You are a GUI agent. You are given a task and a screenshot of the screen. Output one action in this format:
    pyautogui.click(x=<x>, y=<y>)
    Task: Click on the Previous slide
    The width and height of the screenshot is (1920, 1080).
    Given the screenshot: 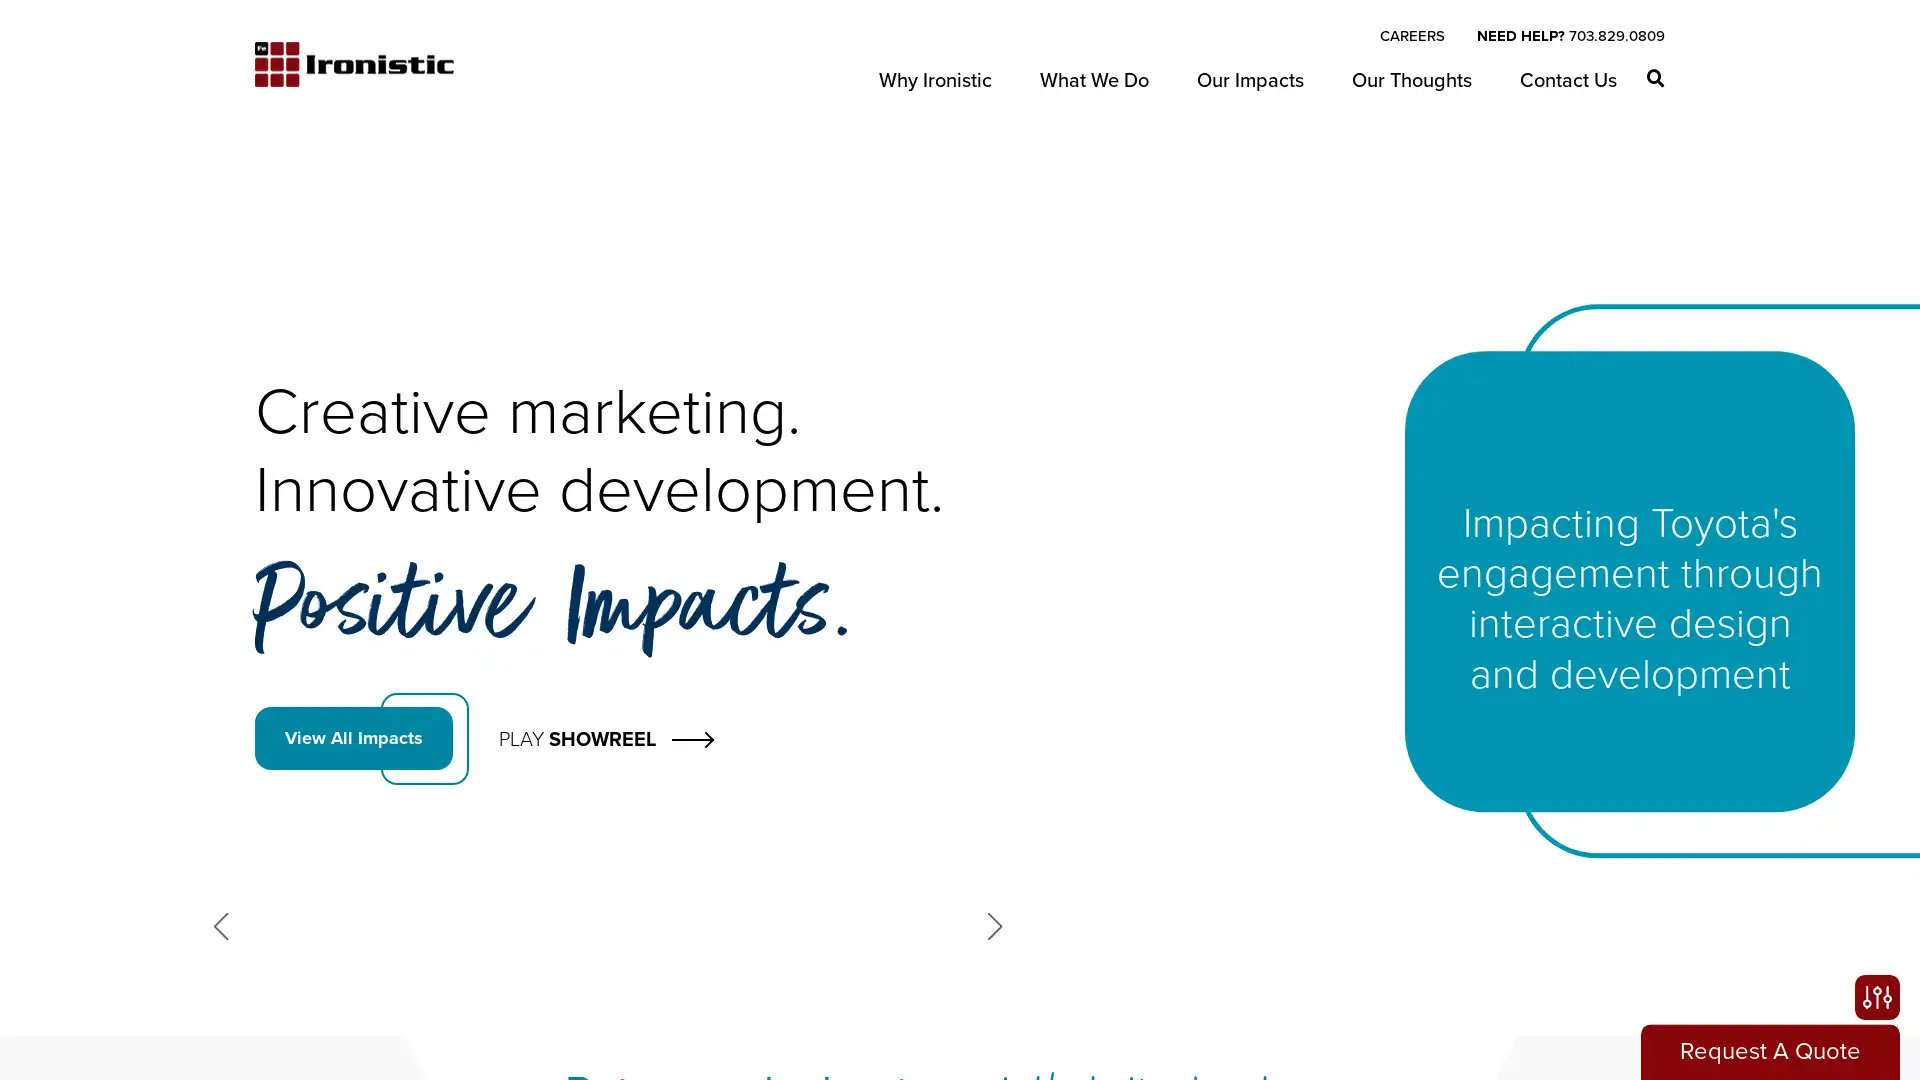 What is the action you would take?
    pyautogui.click(x=220, y=925)
    